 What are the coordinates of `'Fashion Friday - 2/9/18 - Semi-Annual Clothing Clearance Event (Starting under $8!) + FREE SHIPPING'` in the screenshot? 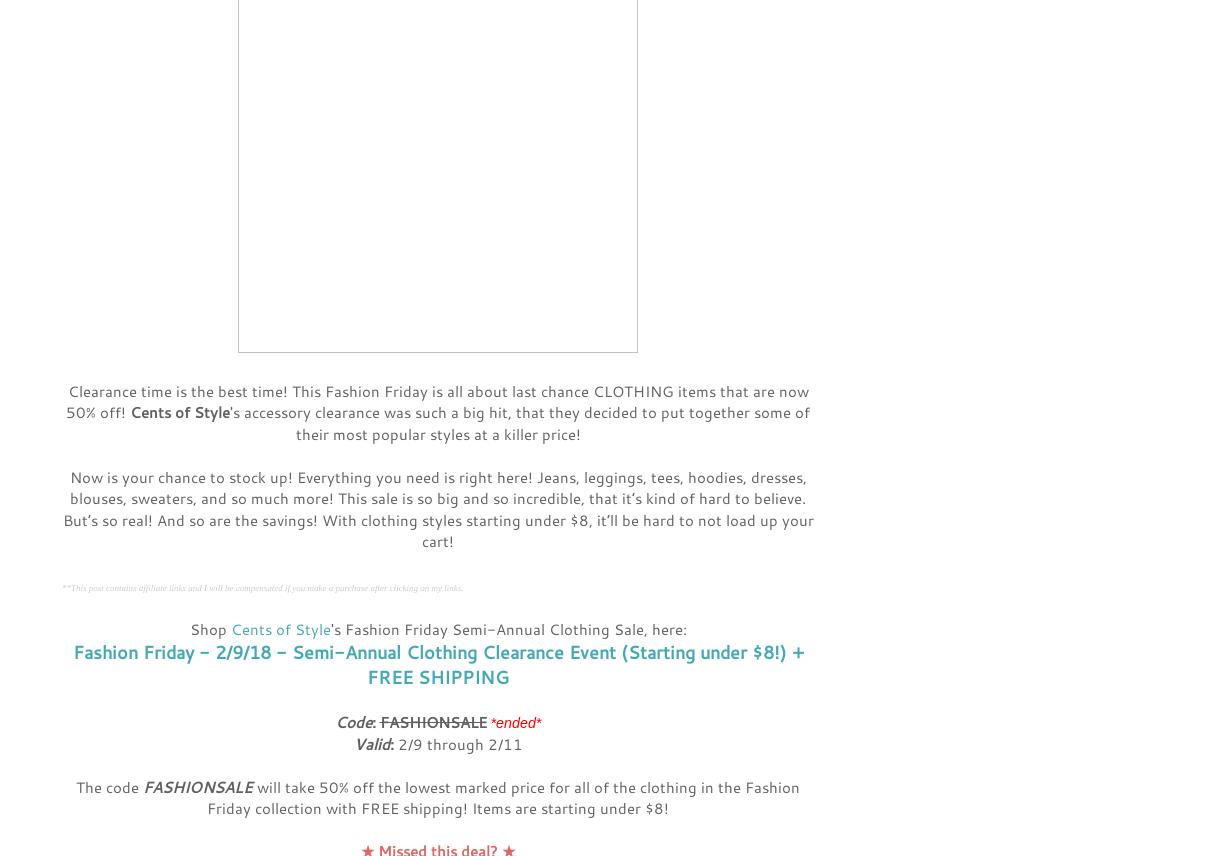 It's located at (437, 664).